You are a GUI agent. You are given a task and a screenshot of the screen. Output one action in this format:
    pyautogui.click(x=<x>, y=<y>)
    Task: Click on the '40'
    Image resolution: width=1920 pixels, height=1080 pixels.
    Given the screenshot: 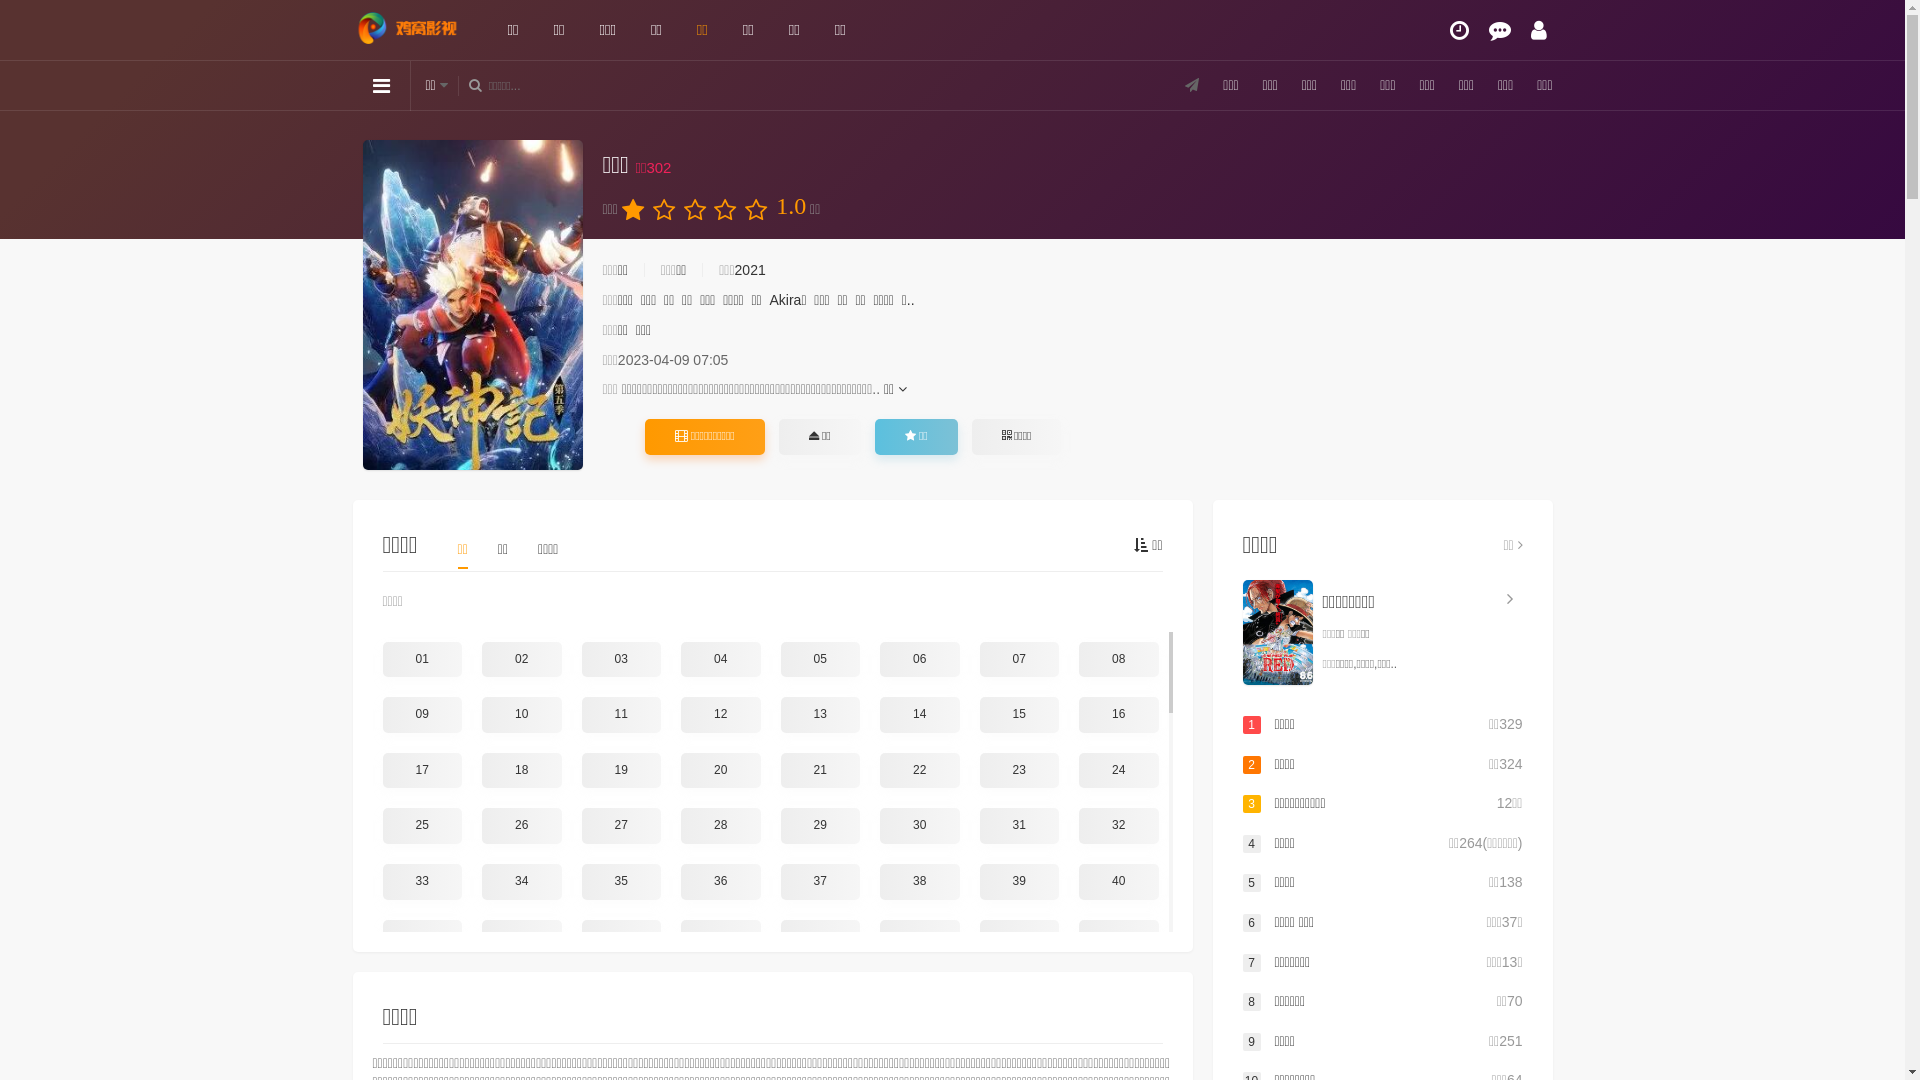 What is the action you would take?
    pyautogui.click(x=1117, y=881)
    